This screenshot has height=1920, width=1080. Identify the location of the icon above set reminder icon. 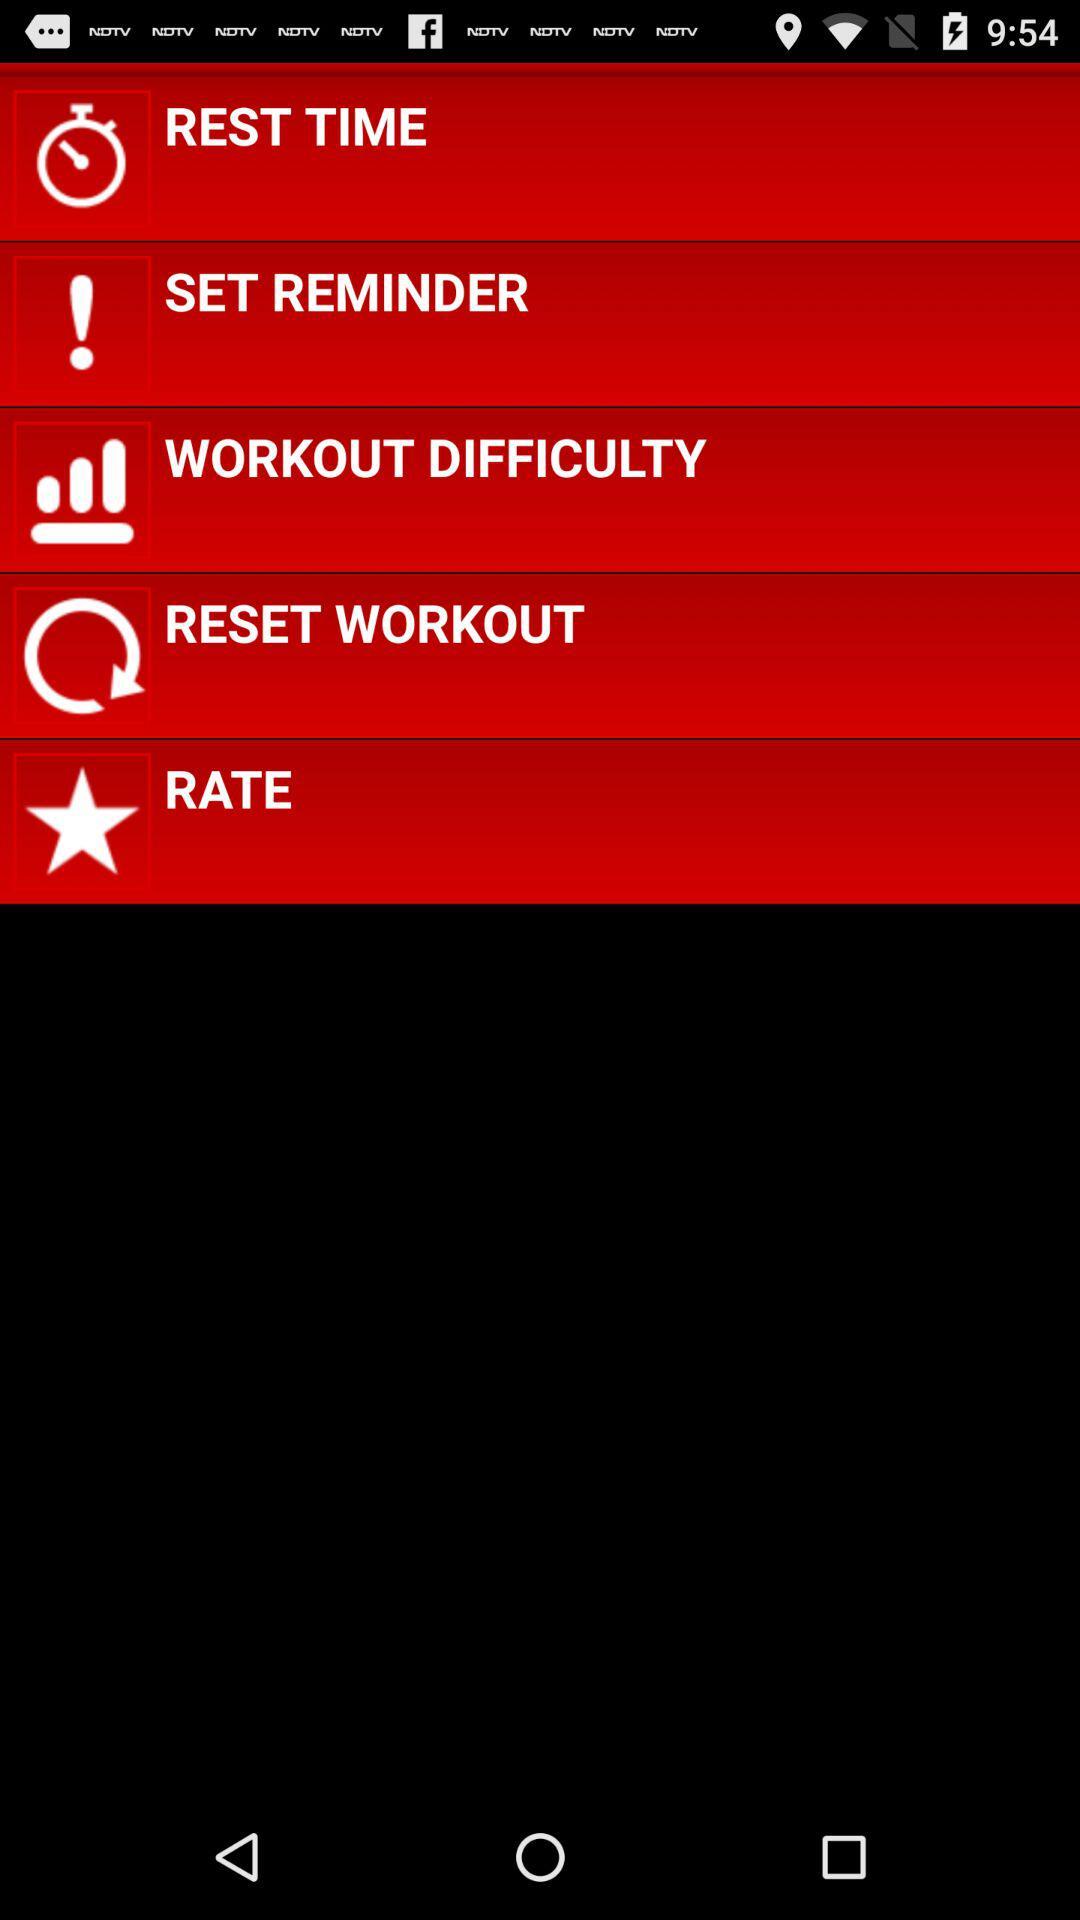
(295, 123).